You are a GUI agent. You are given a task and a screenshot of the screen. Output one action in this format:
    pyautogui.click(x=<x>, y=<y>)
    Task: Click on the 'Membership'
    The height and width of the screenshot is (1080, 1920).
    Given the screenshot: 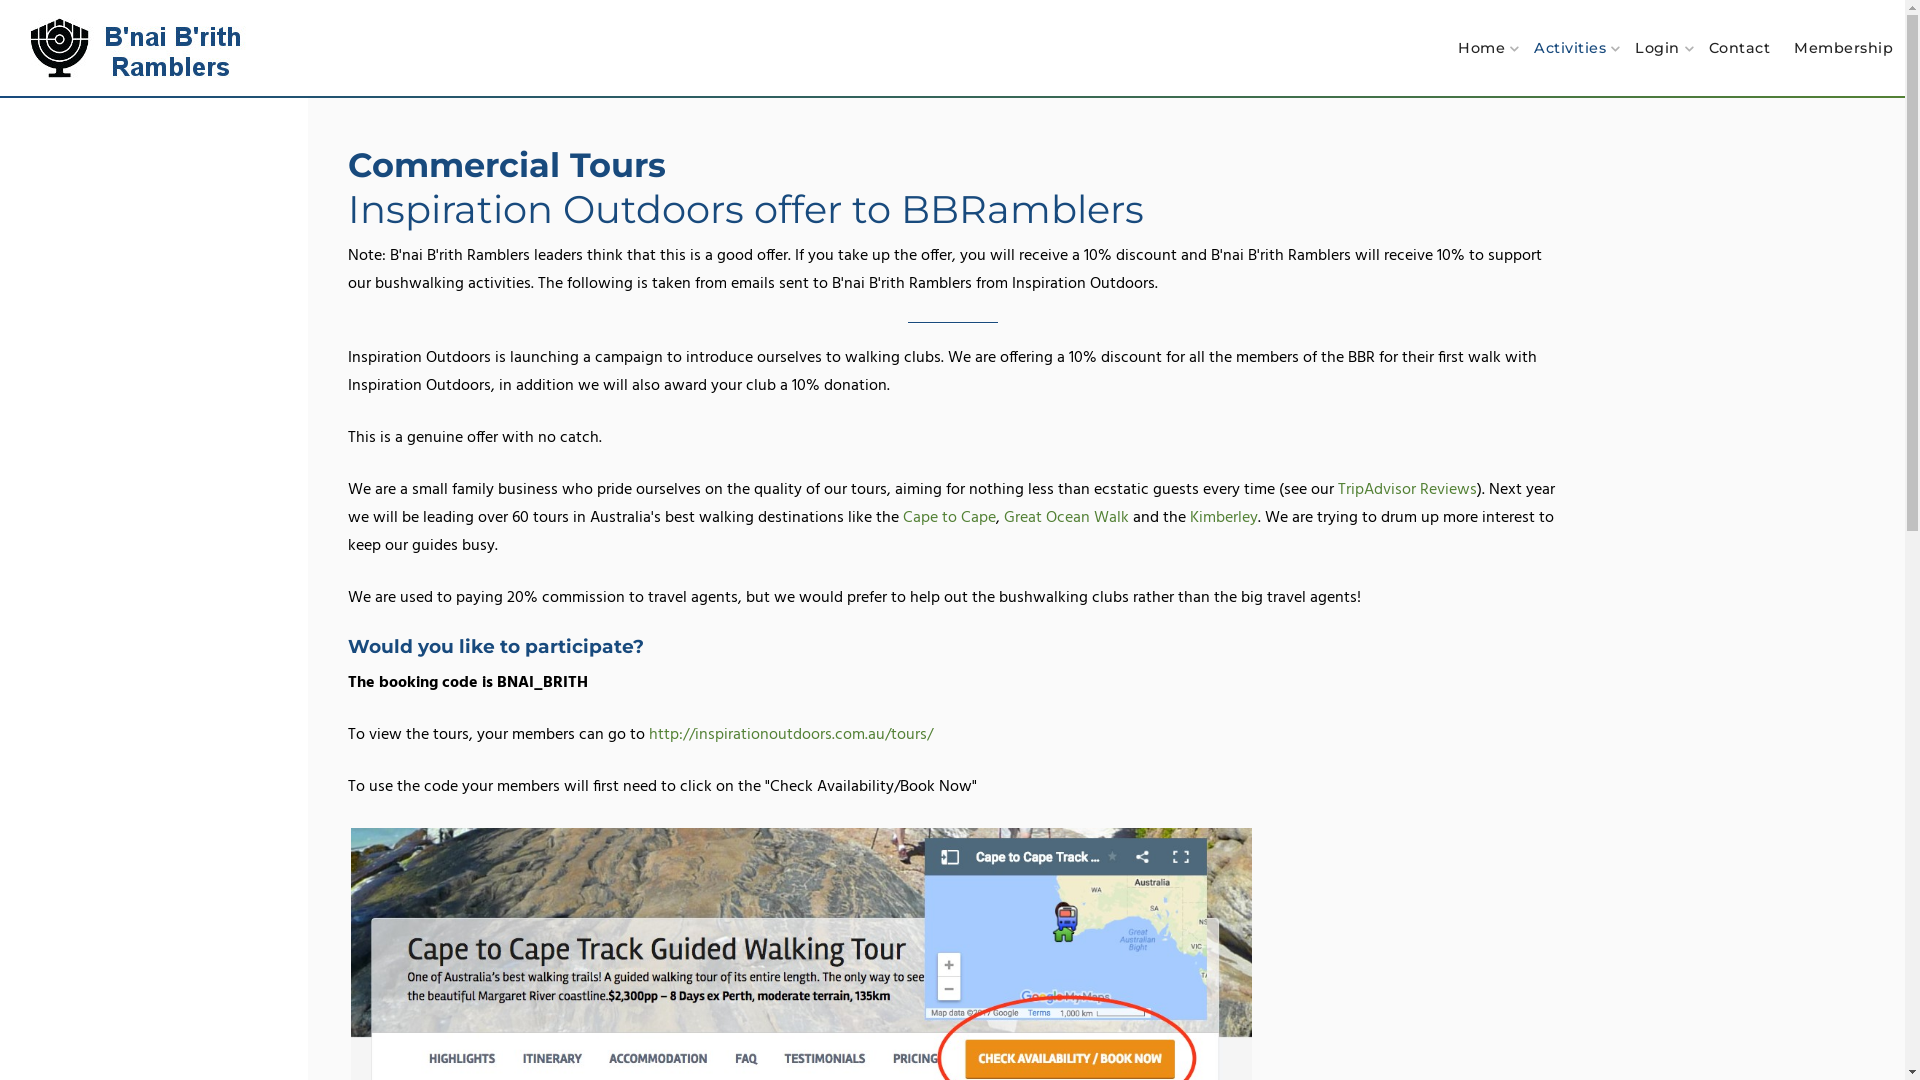 What is the action you would take?
    pyautogui.click(x=1842, y=46)
    